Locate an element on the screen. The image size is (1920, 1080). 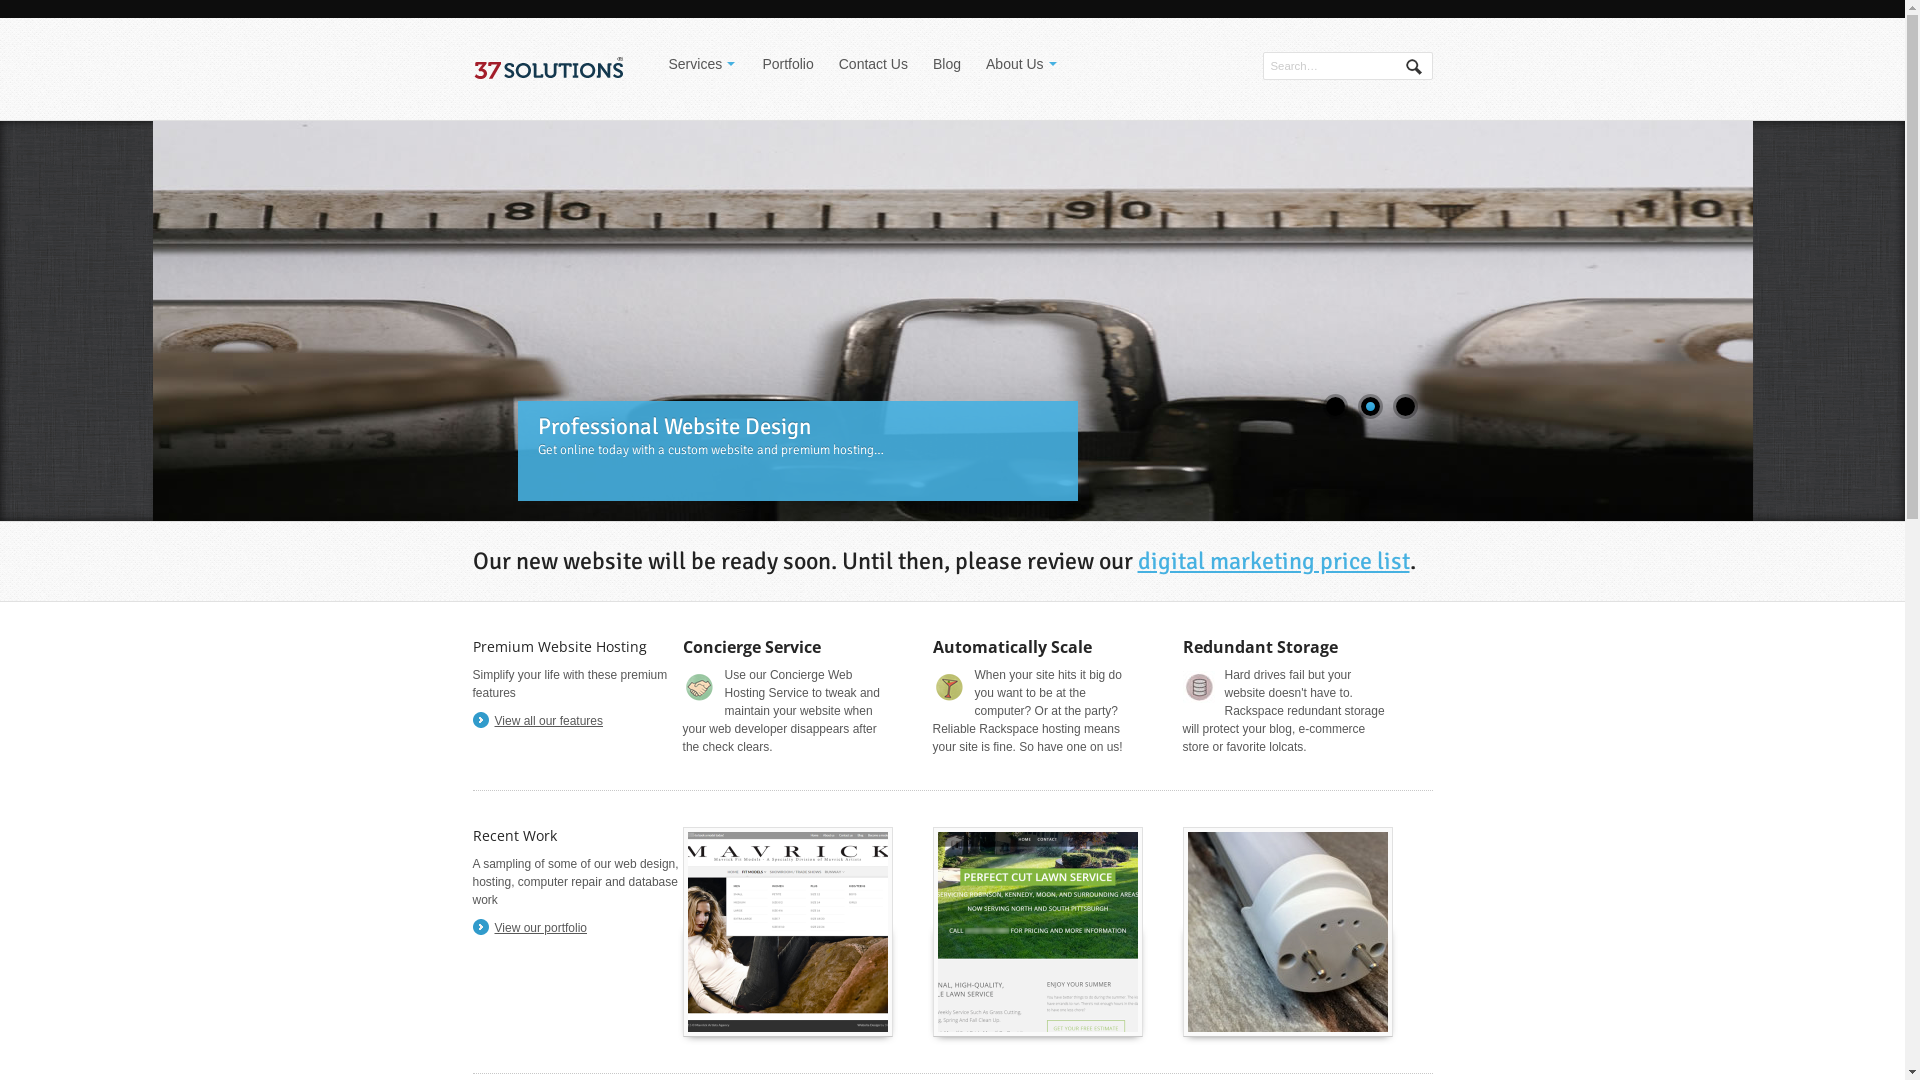
'digital marketing price list' is located at coordinates (1272, 560).